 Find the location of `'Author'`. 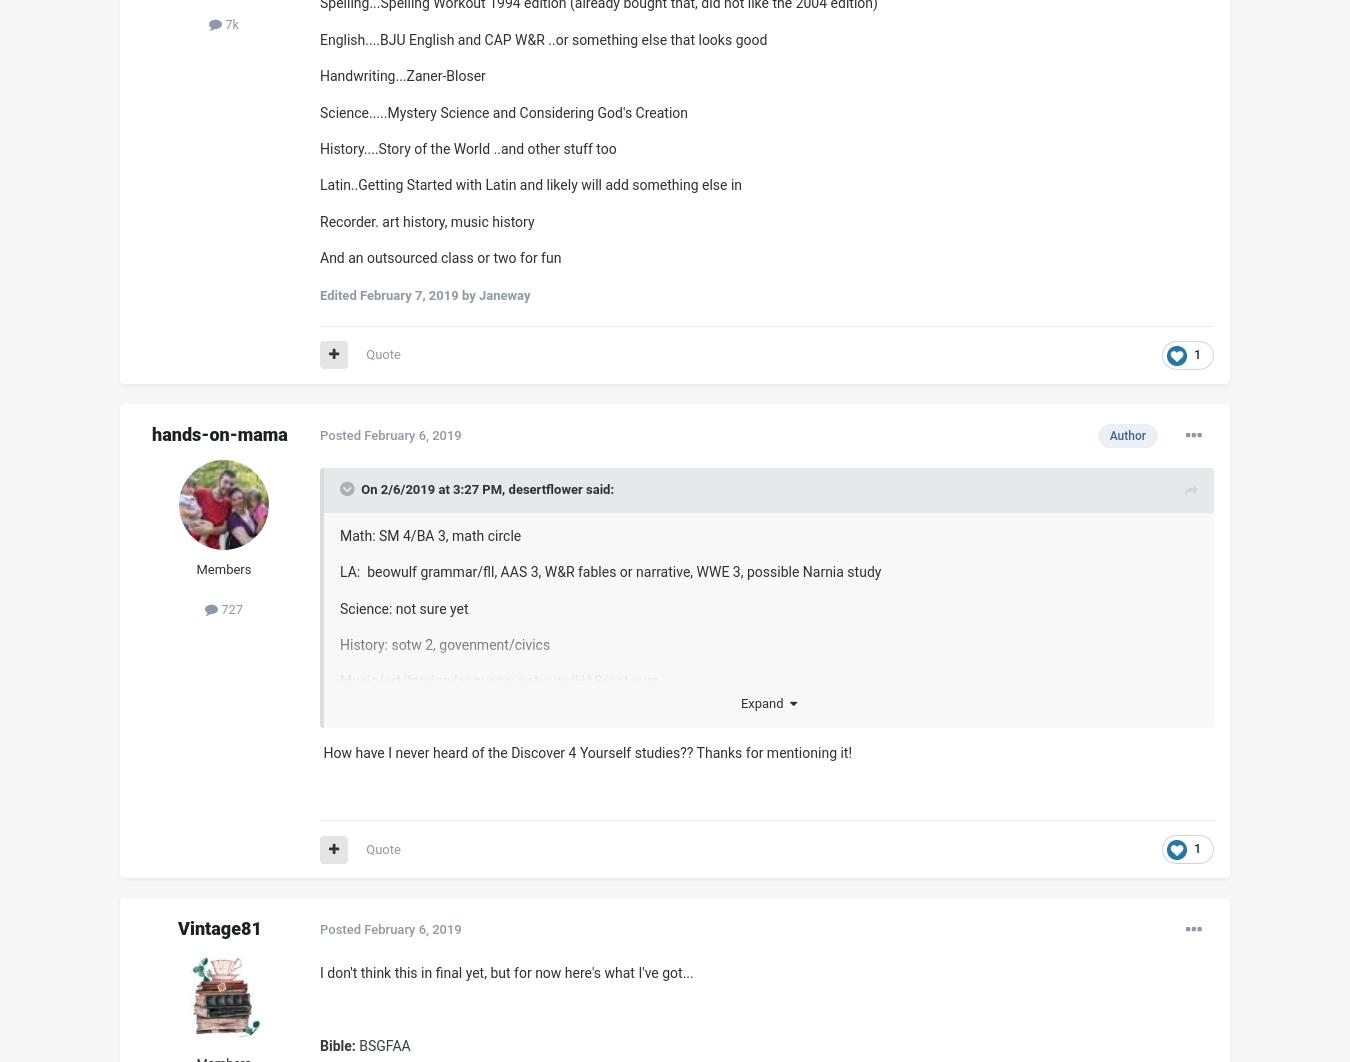

'Author' is located at coordinates (1126, 434).